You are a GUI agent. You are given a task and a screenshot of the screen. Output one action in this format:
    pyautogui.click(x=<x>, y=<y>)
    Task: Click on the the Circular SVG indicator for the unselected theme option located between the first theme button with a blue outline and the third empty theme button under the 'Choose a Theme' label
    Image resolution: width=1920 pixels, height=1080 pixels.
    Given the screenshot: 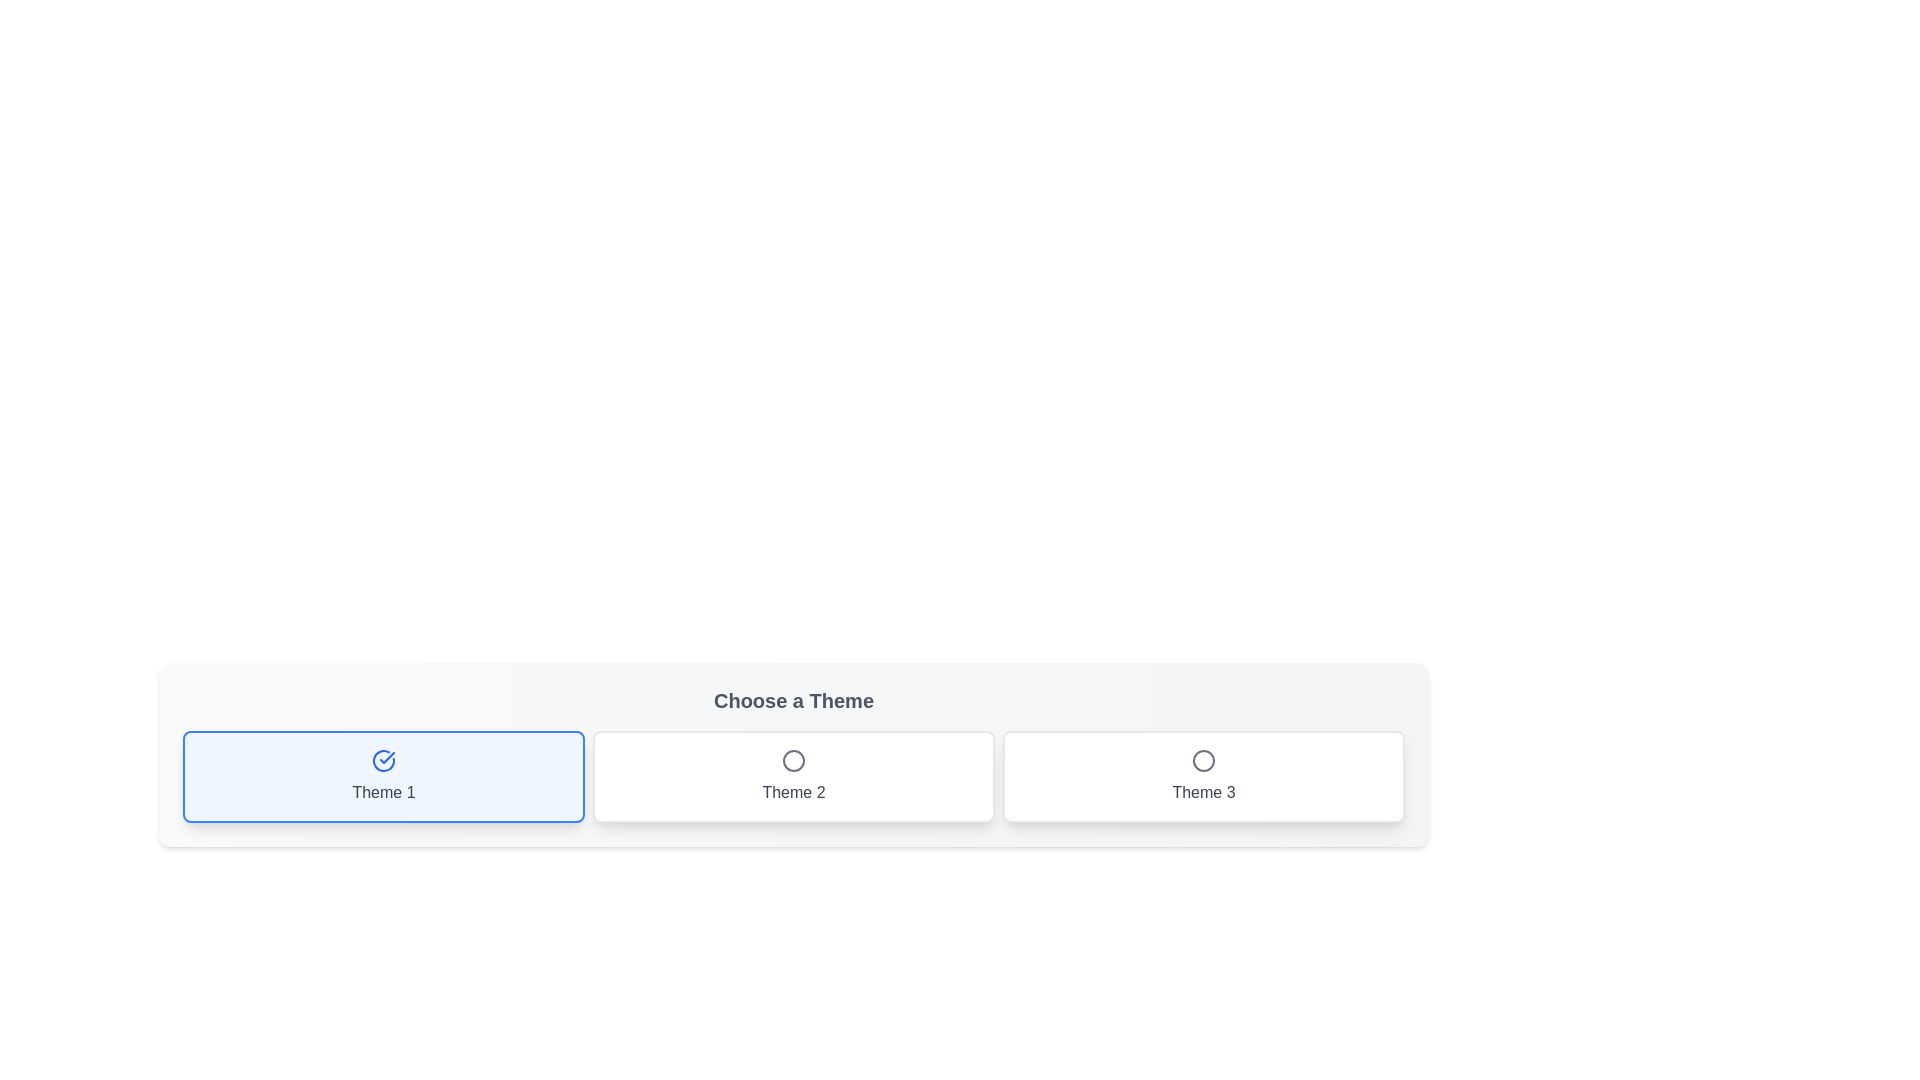 What is the action you would take?
    pyautogui.click(x=792, y=760)
    